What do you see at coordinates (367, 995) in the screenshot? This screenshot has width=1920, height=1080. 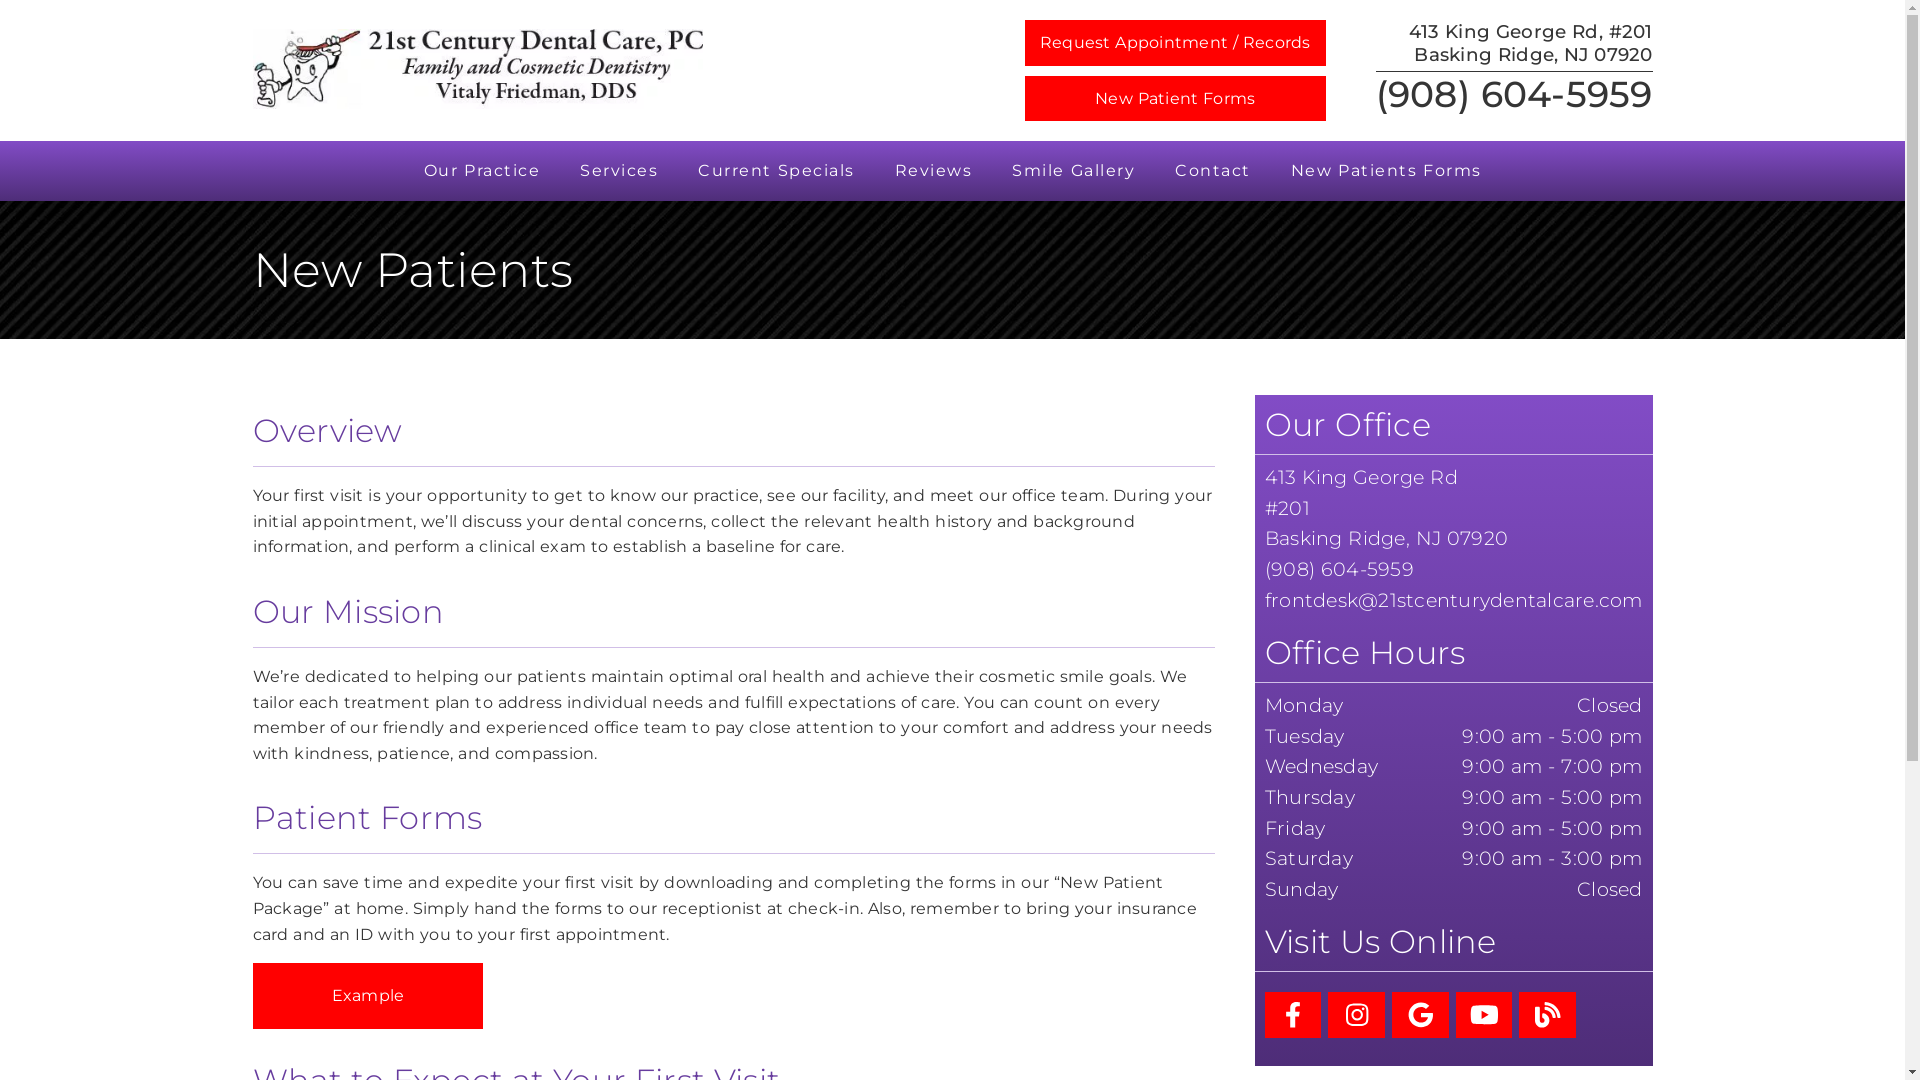 I see `'Example'` at bounding box center [367, 995].